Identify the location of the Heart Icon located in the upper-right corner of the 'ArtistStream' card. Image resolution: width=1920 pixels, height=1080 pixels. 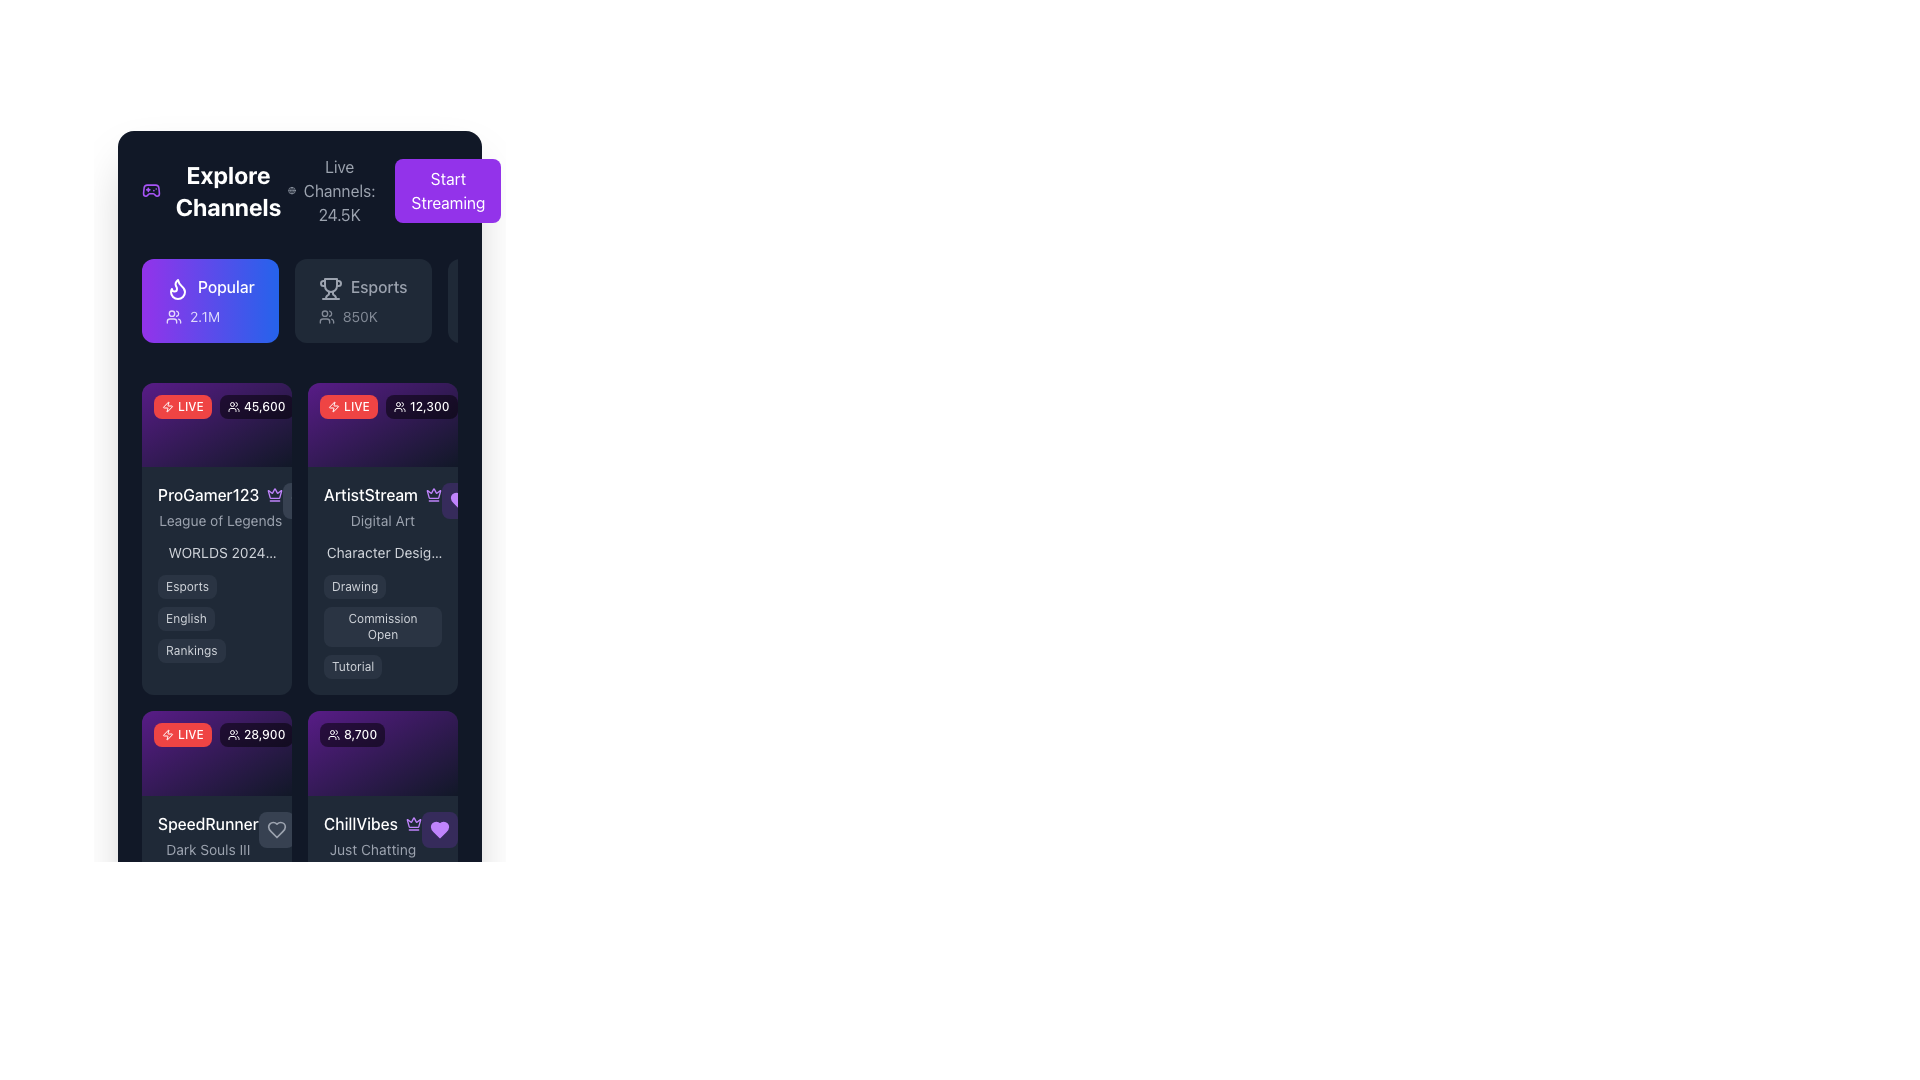
(459, 500).